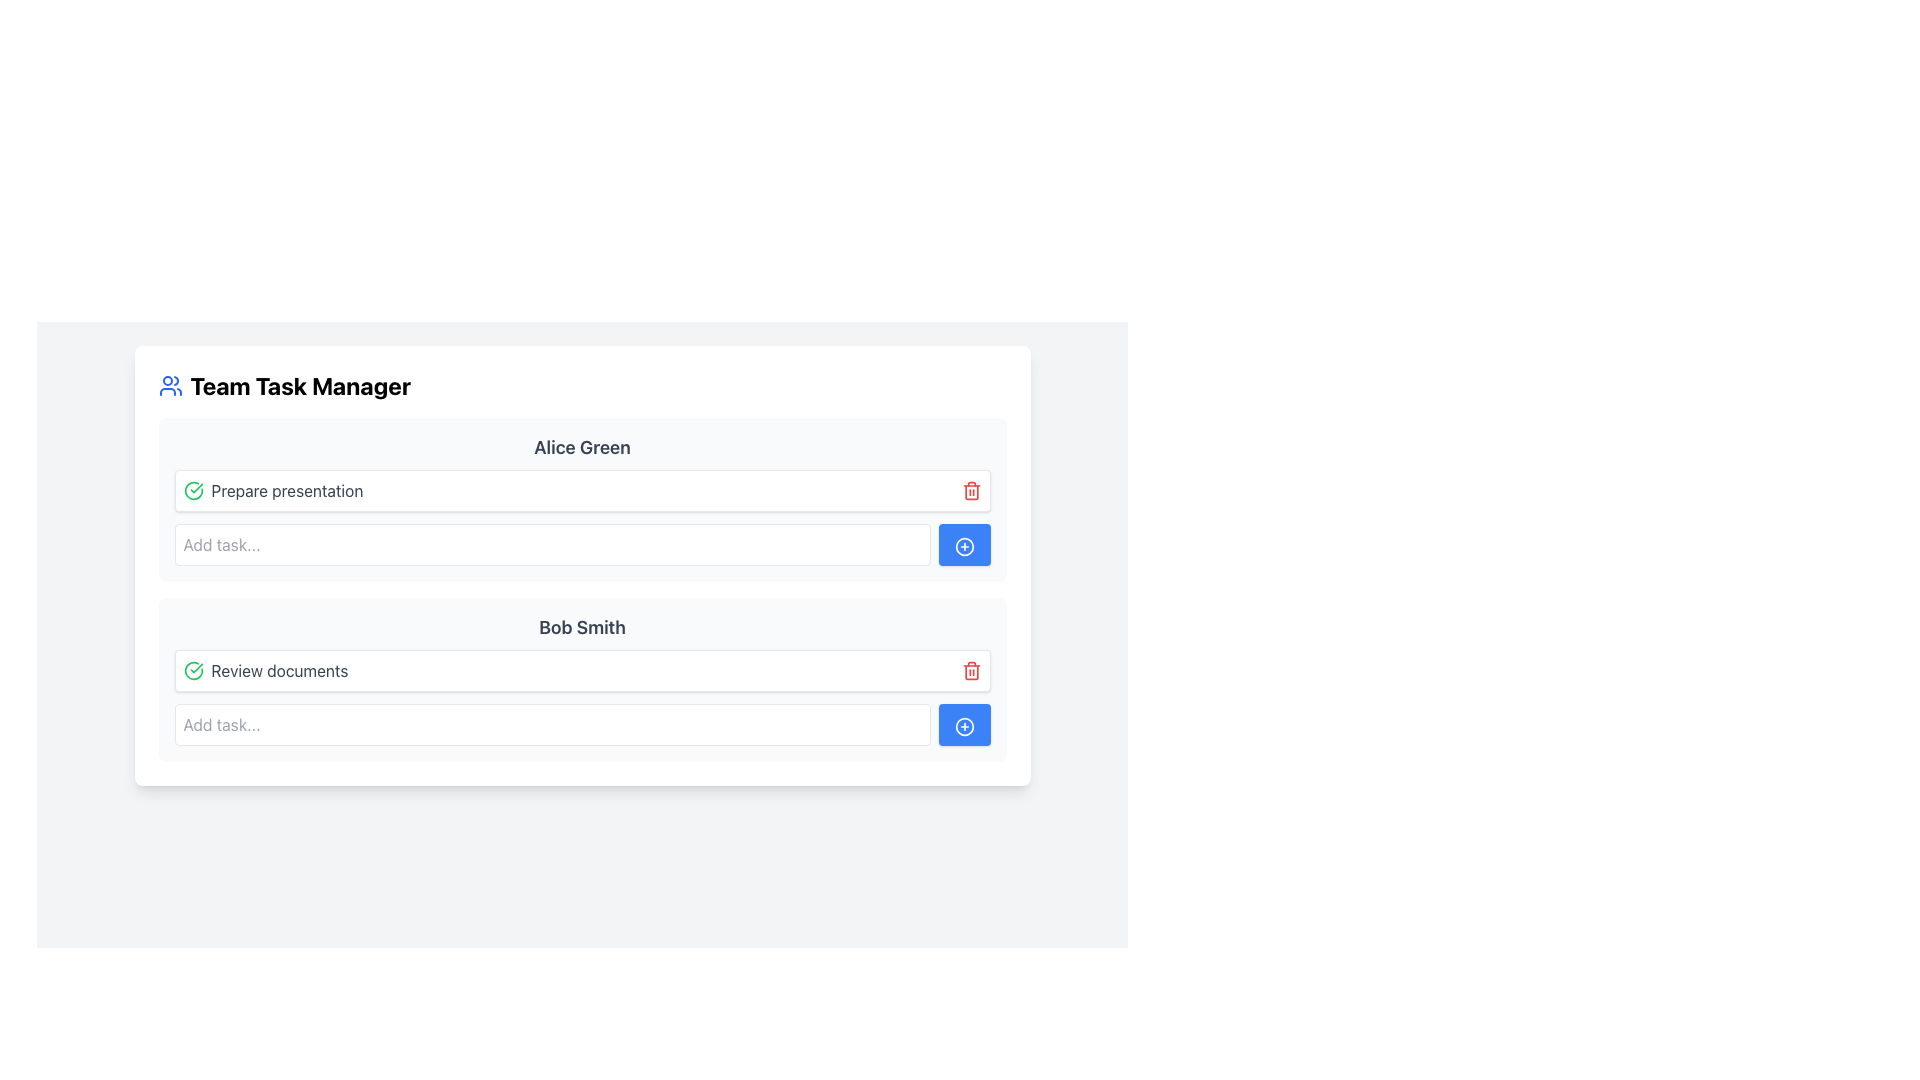  Describe the element at coordinates (264, 671) in the screenshot. I see `the 'Review documents' text label with accompanying icon, which indicates a completed task under the 'Bob Smith' section in the Team Task Manager interface` at that location.